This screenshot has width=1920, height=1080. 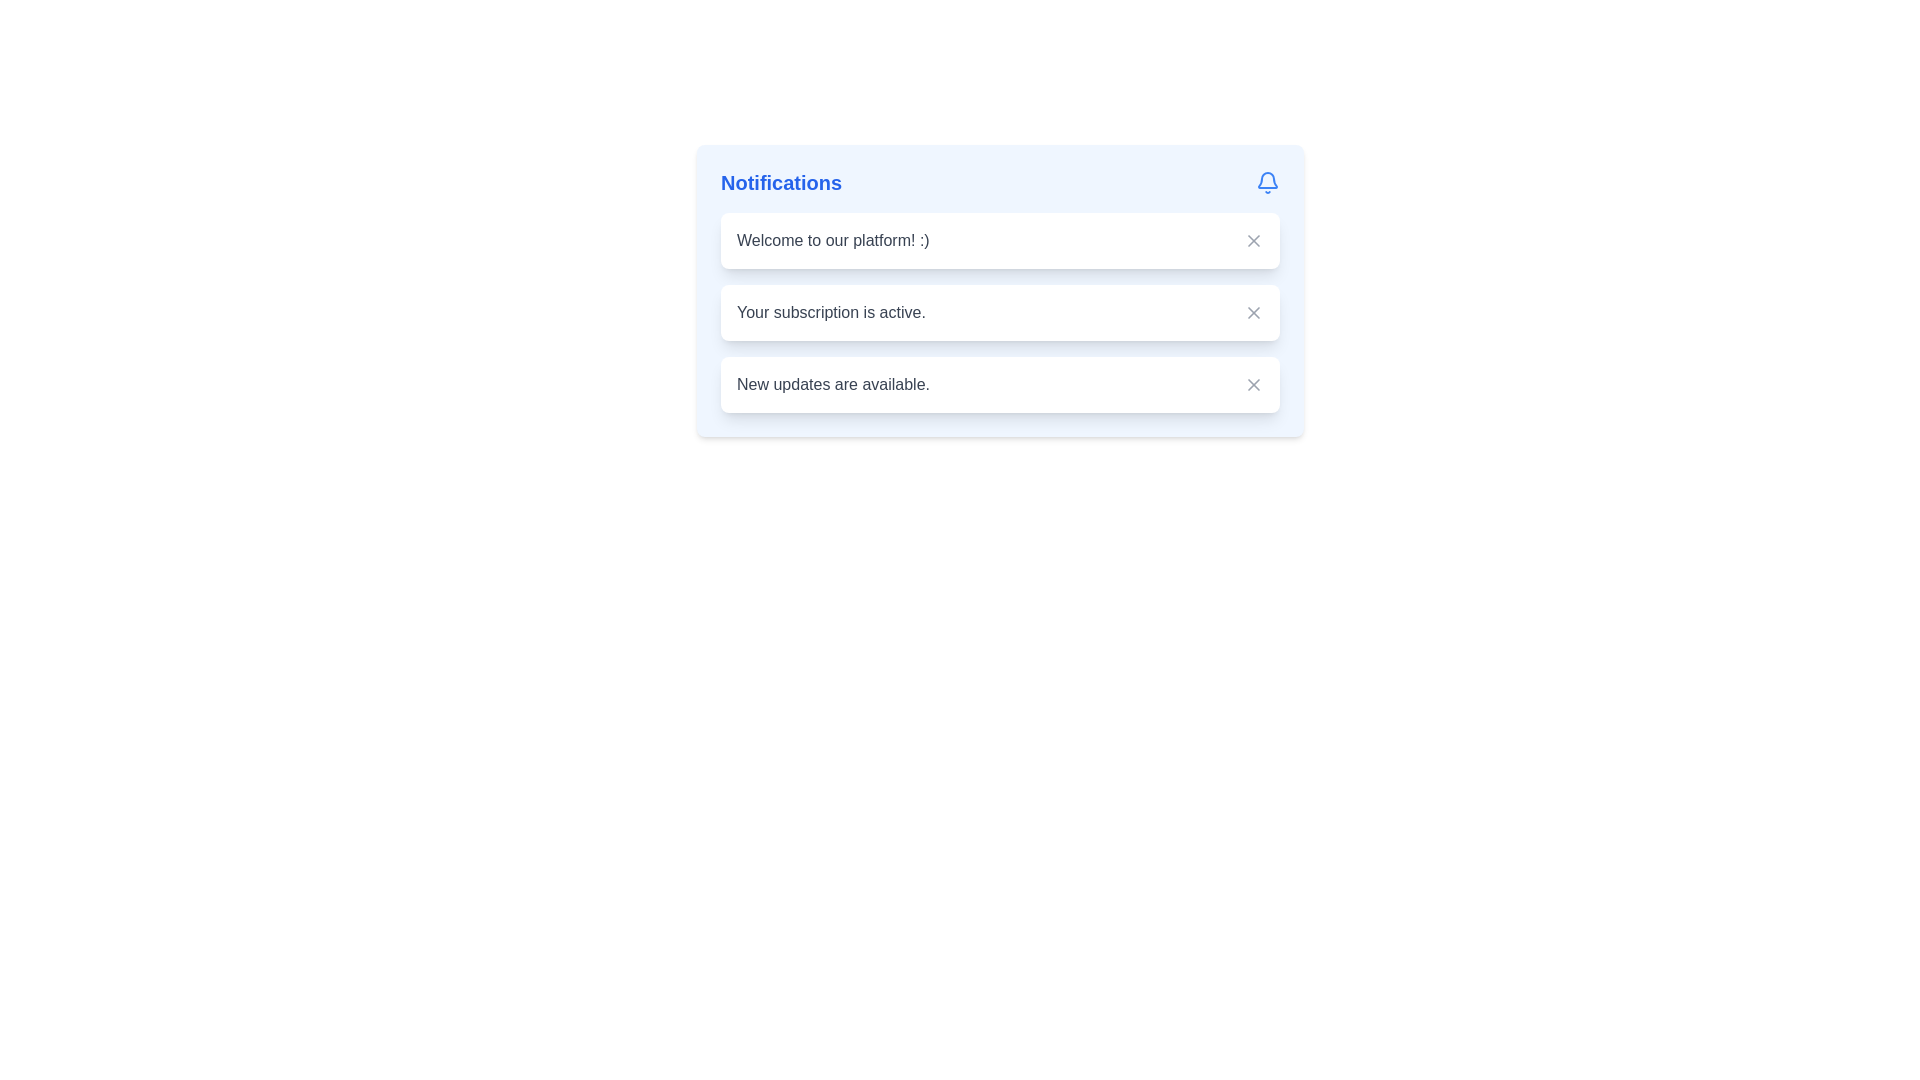 What do you see at coordinates (780, 182) in the screenshot?
I see `the bold, extra-large blue text label reading 'Notifications', located at the top-left corner of the notification panel` at bounding box center [780, 182].